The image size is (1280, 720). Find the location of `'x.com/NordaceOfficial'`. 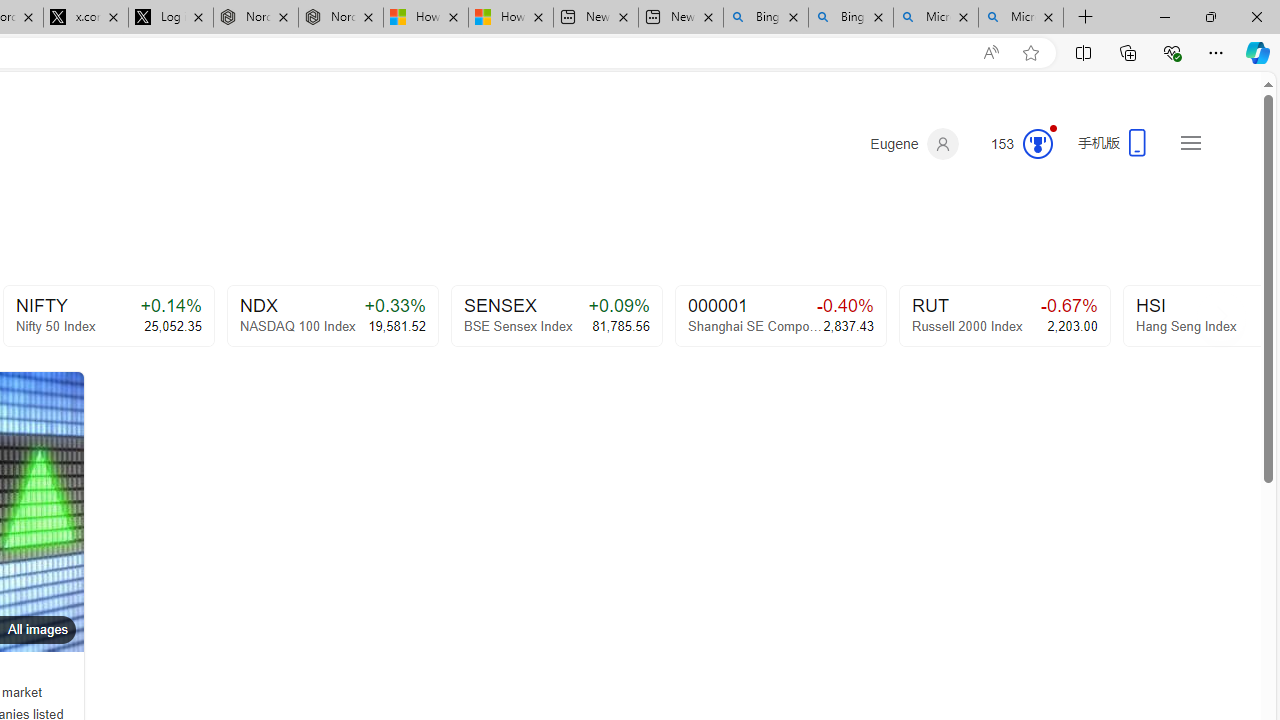

'x.com/NordaceOfficial' is located at coordinates (84, 17).